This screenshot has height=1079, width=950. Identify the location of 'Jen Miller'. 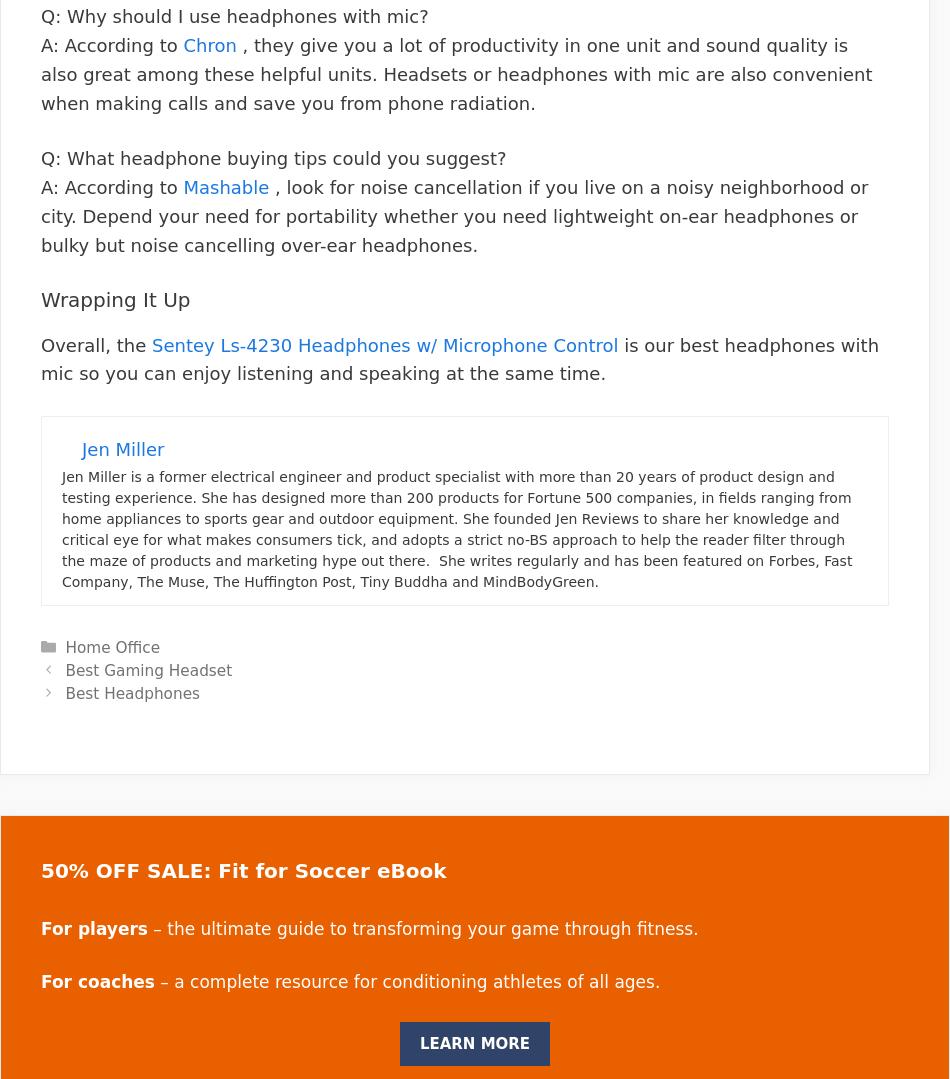
(81, 449).